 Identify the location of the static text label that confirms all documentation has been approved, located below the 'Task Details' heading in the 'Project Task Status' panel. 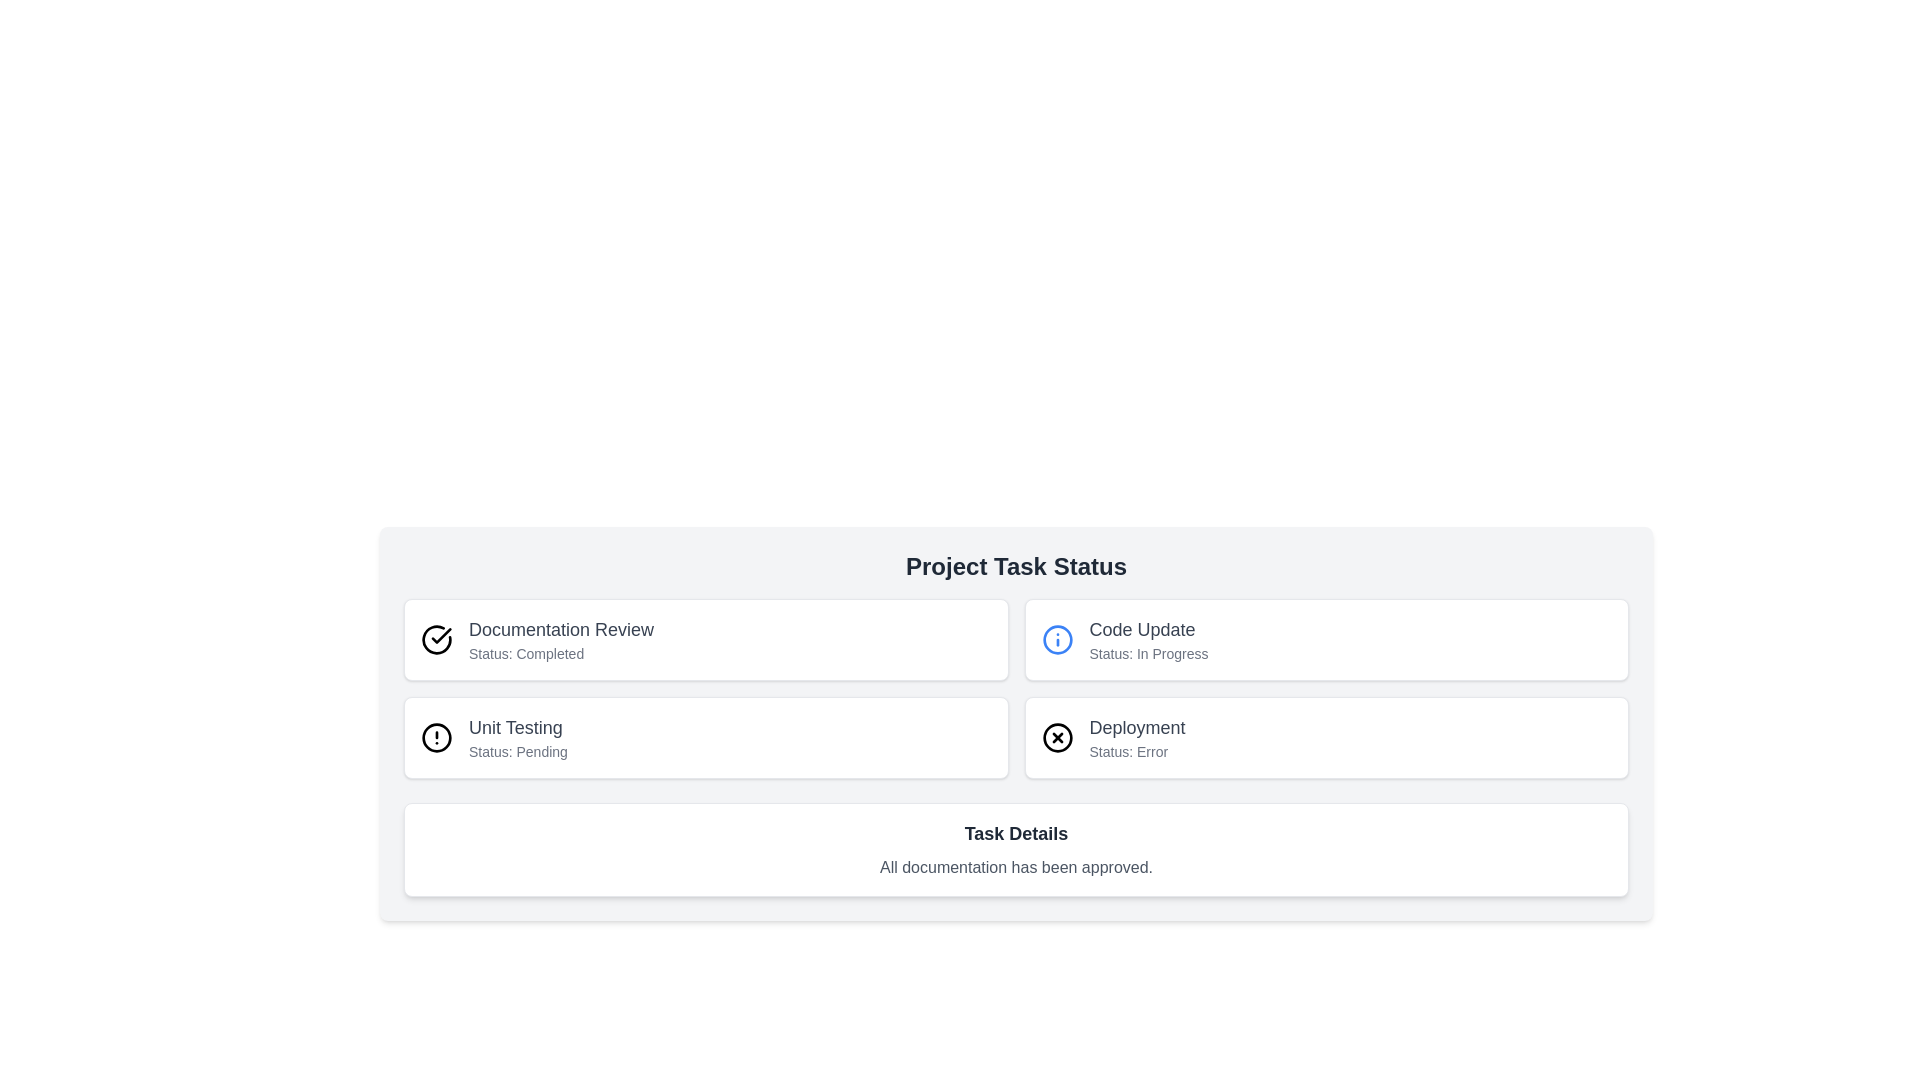
(1016, 866).